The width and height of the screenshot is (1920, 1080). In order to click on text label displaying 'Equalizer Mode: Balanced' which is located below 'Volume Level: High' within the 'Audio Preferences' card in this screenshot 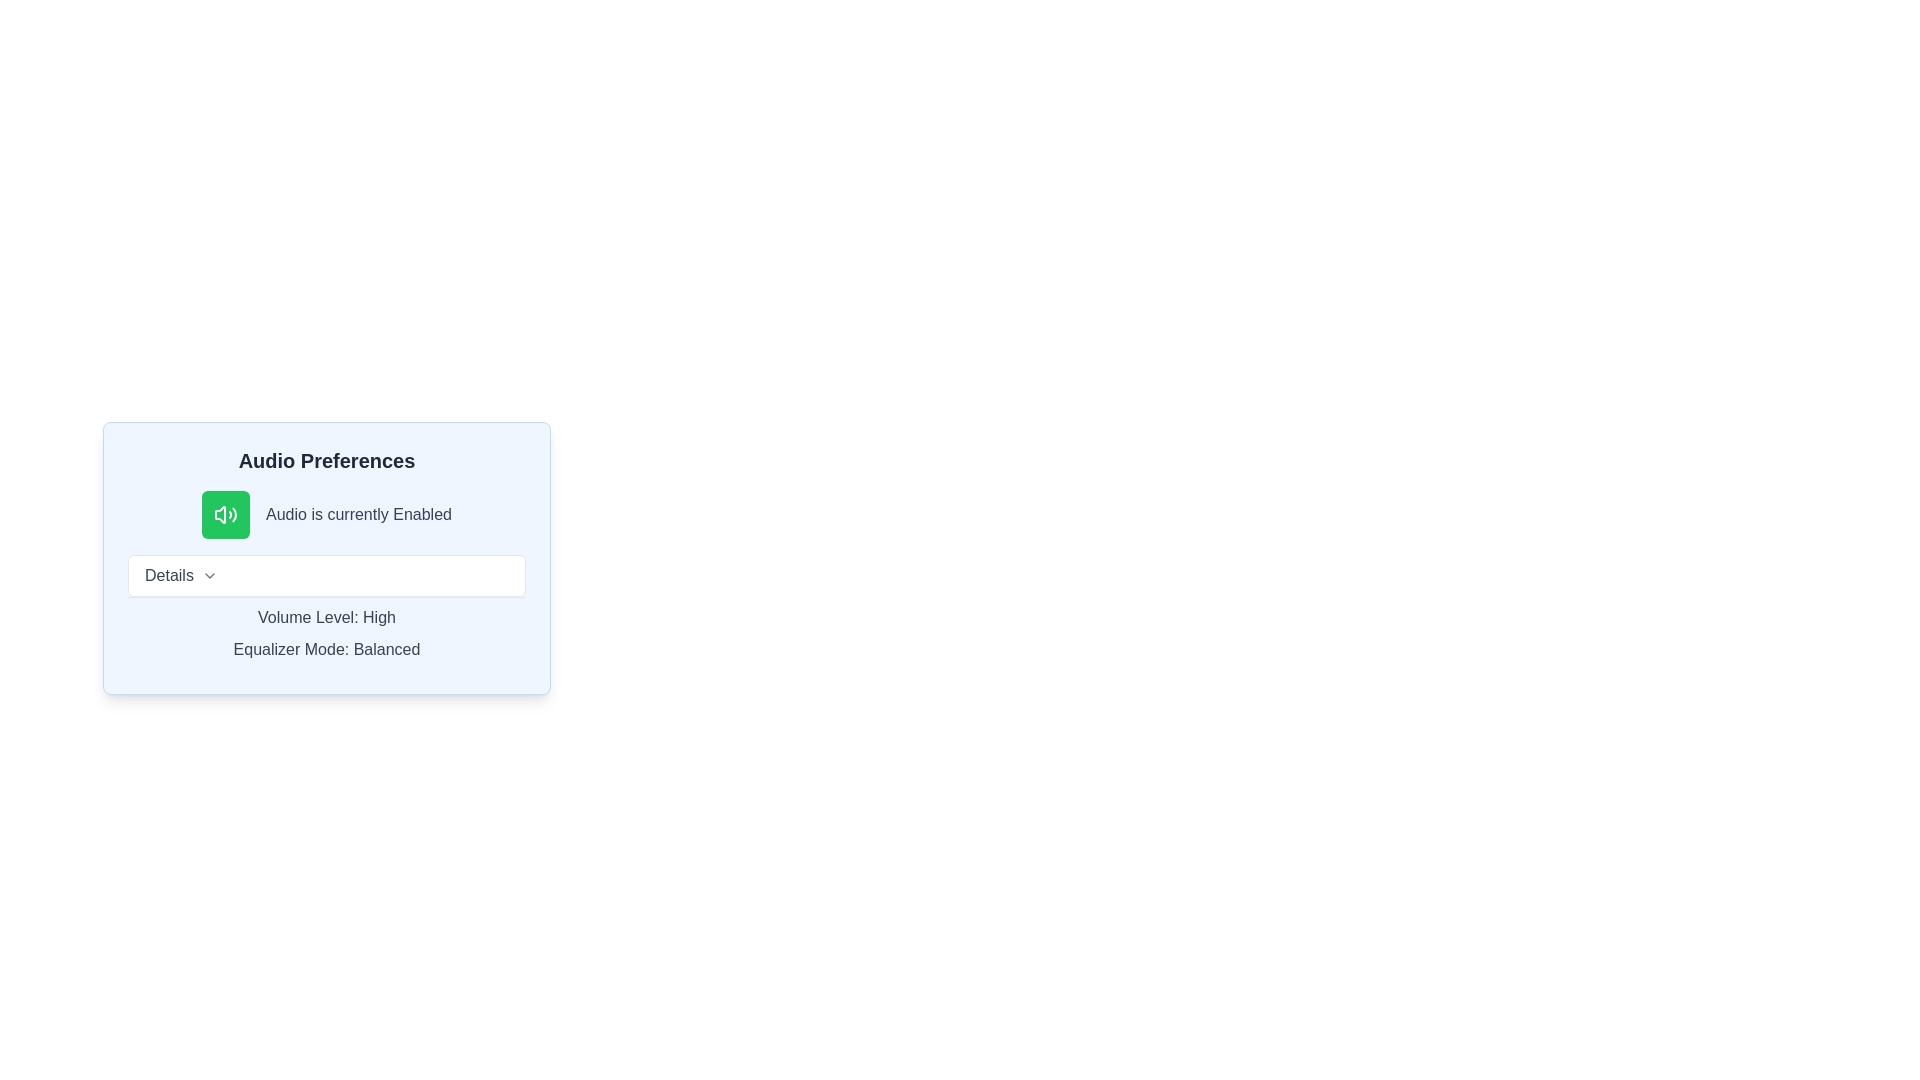, I will do `click(326, 650)`.